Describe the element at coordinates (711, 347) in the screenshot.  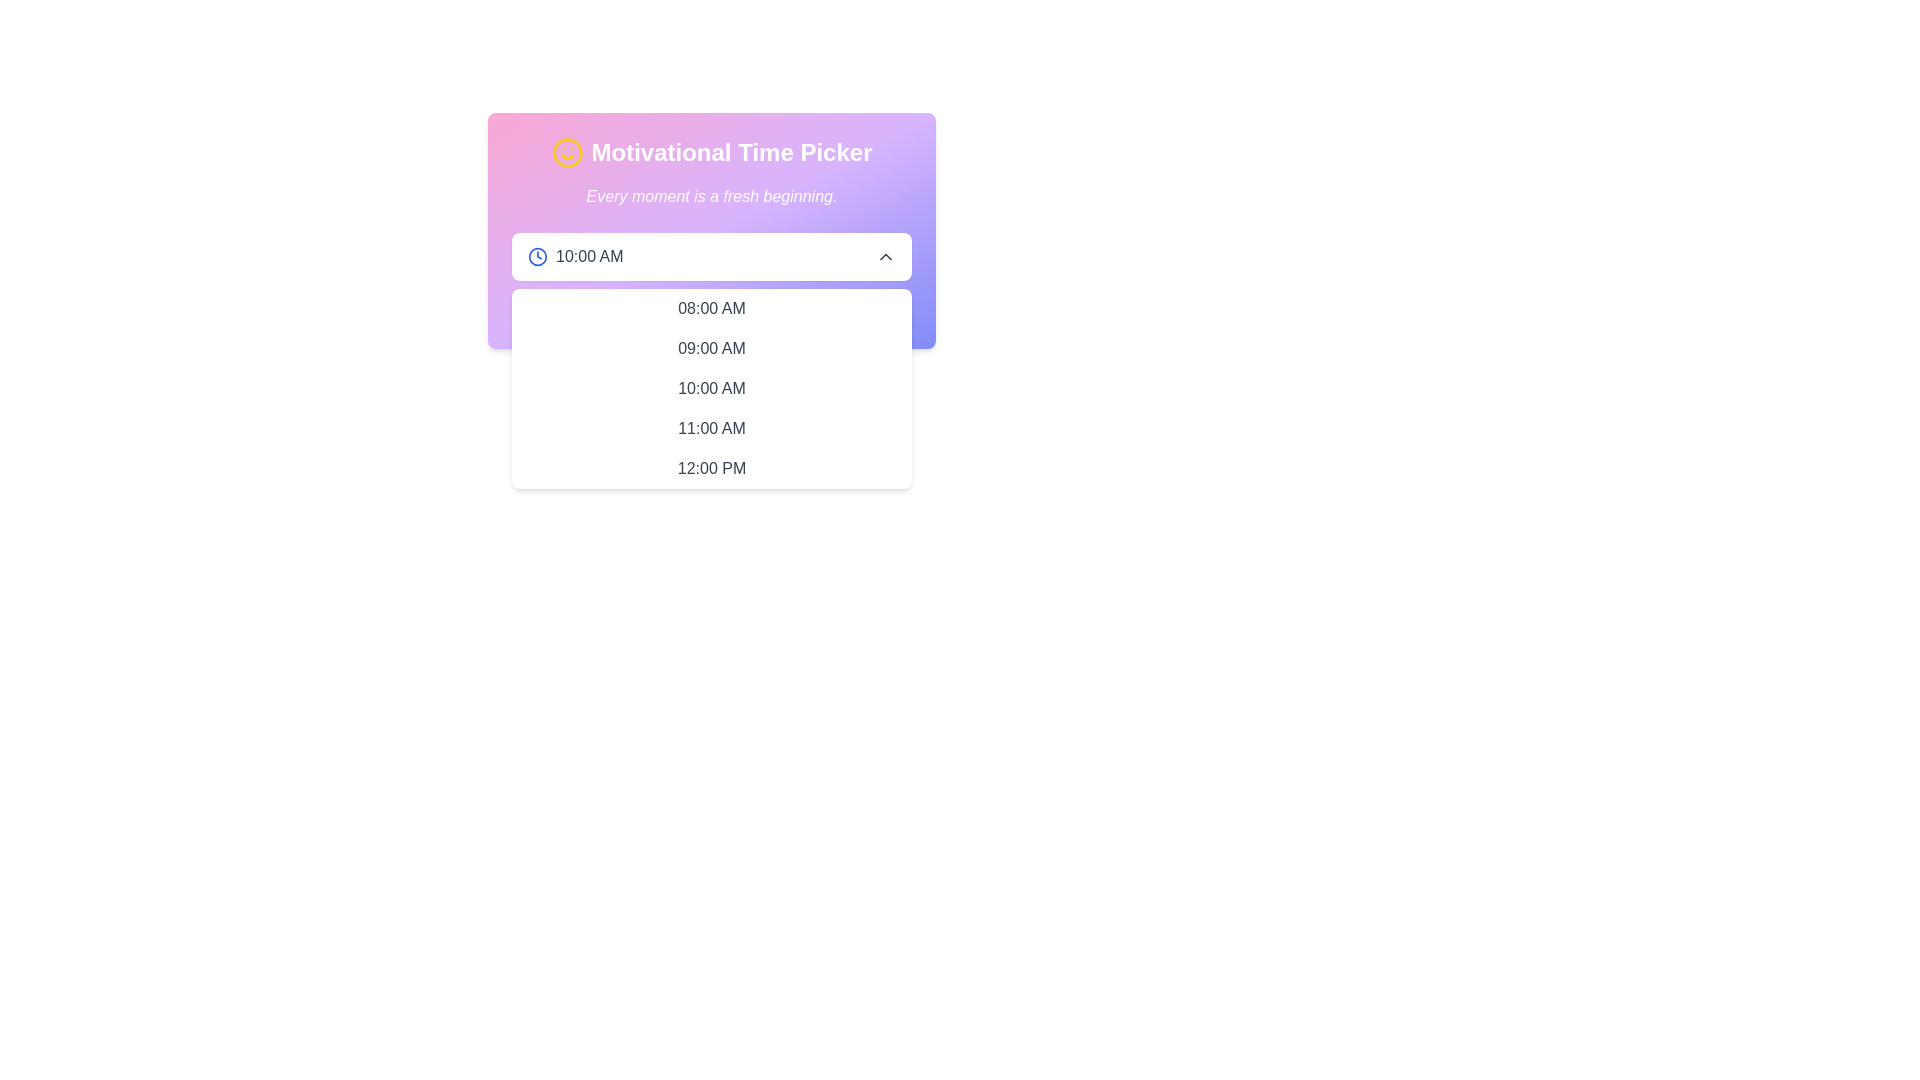
I see `the selectable text item displaying '09:00 AM' in the dropdown list` at that location.